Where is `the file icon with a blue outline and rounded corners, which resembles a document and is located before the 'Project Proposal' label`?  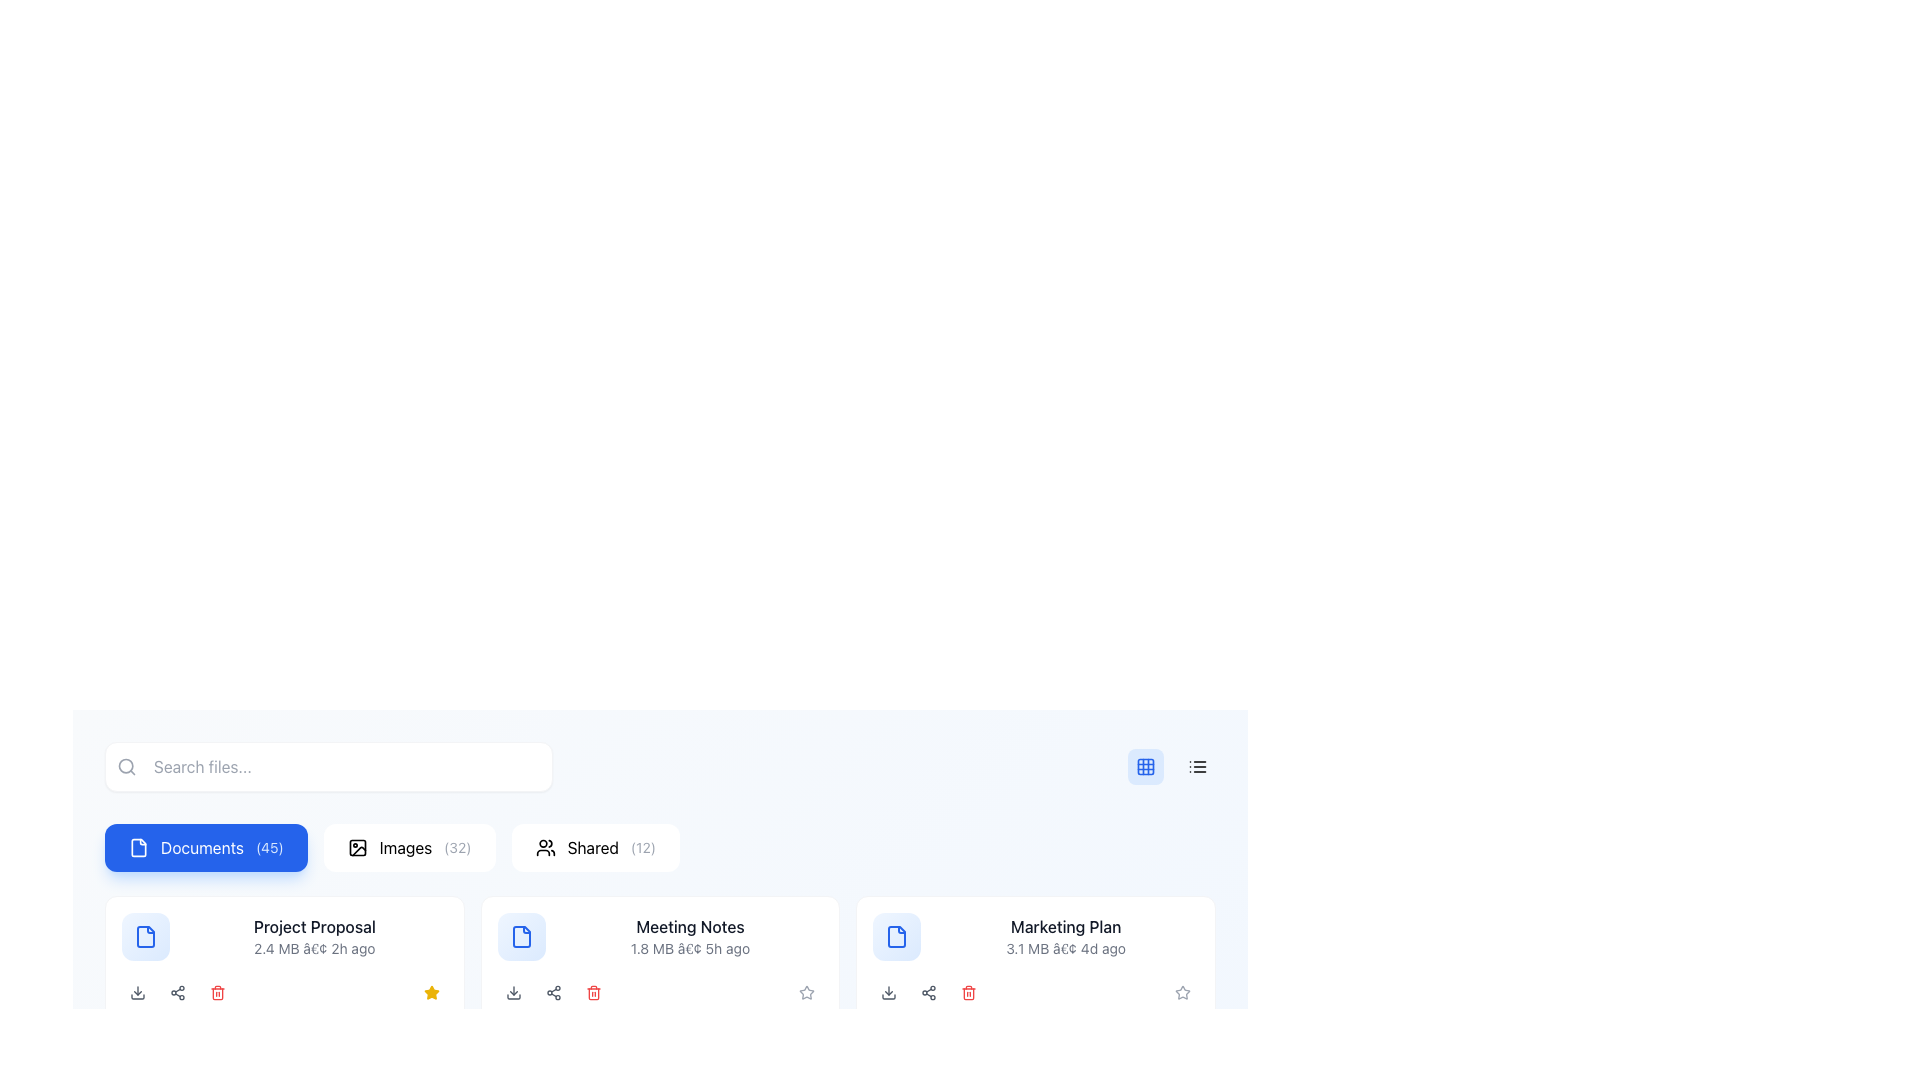 the file icon with a blue outline and rounded corners, which resembles a document and is located before the 'Project Proposal' label is located at coordinates (144, 937).